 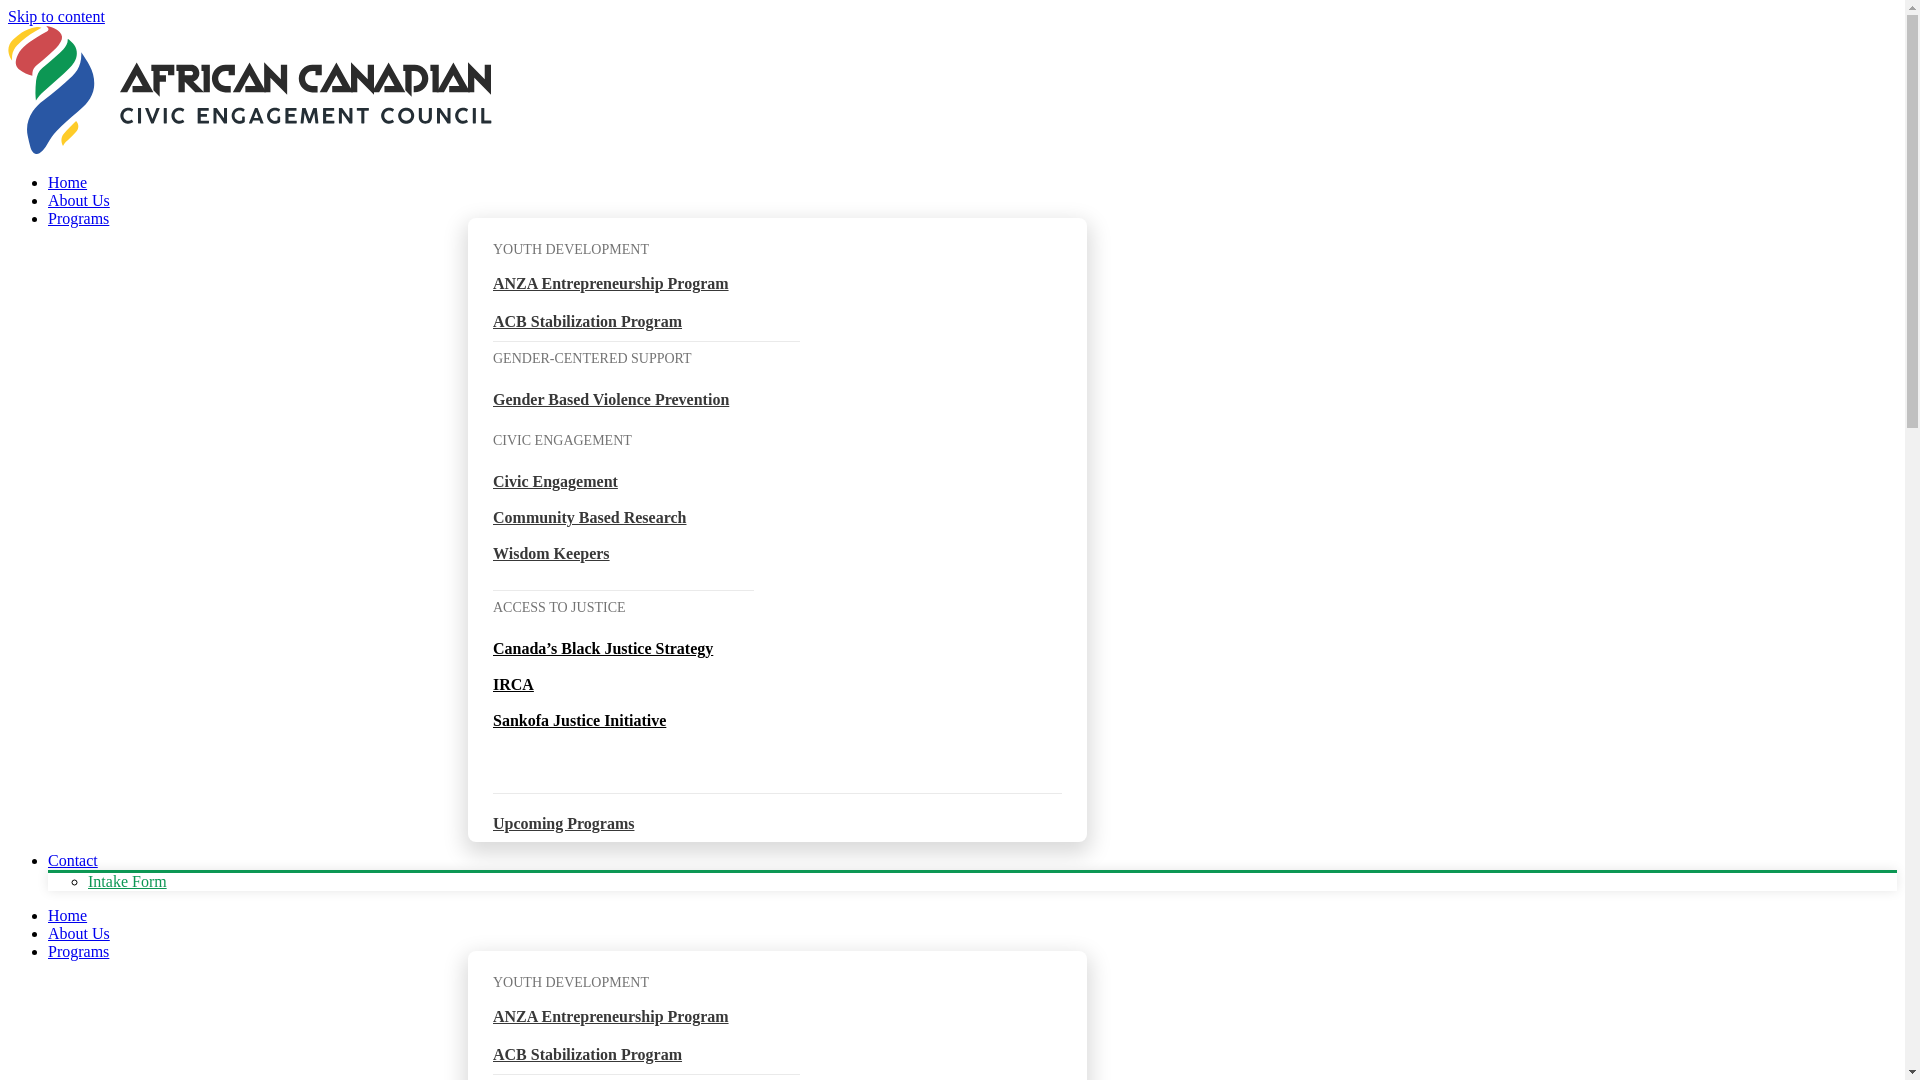 What do you see at coordinates (588, 516) in the screenshot?
I see `'Community Based Research'` at bounding box center [588, 516].